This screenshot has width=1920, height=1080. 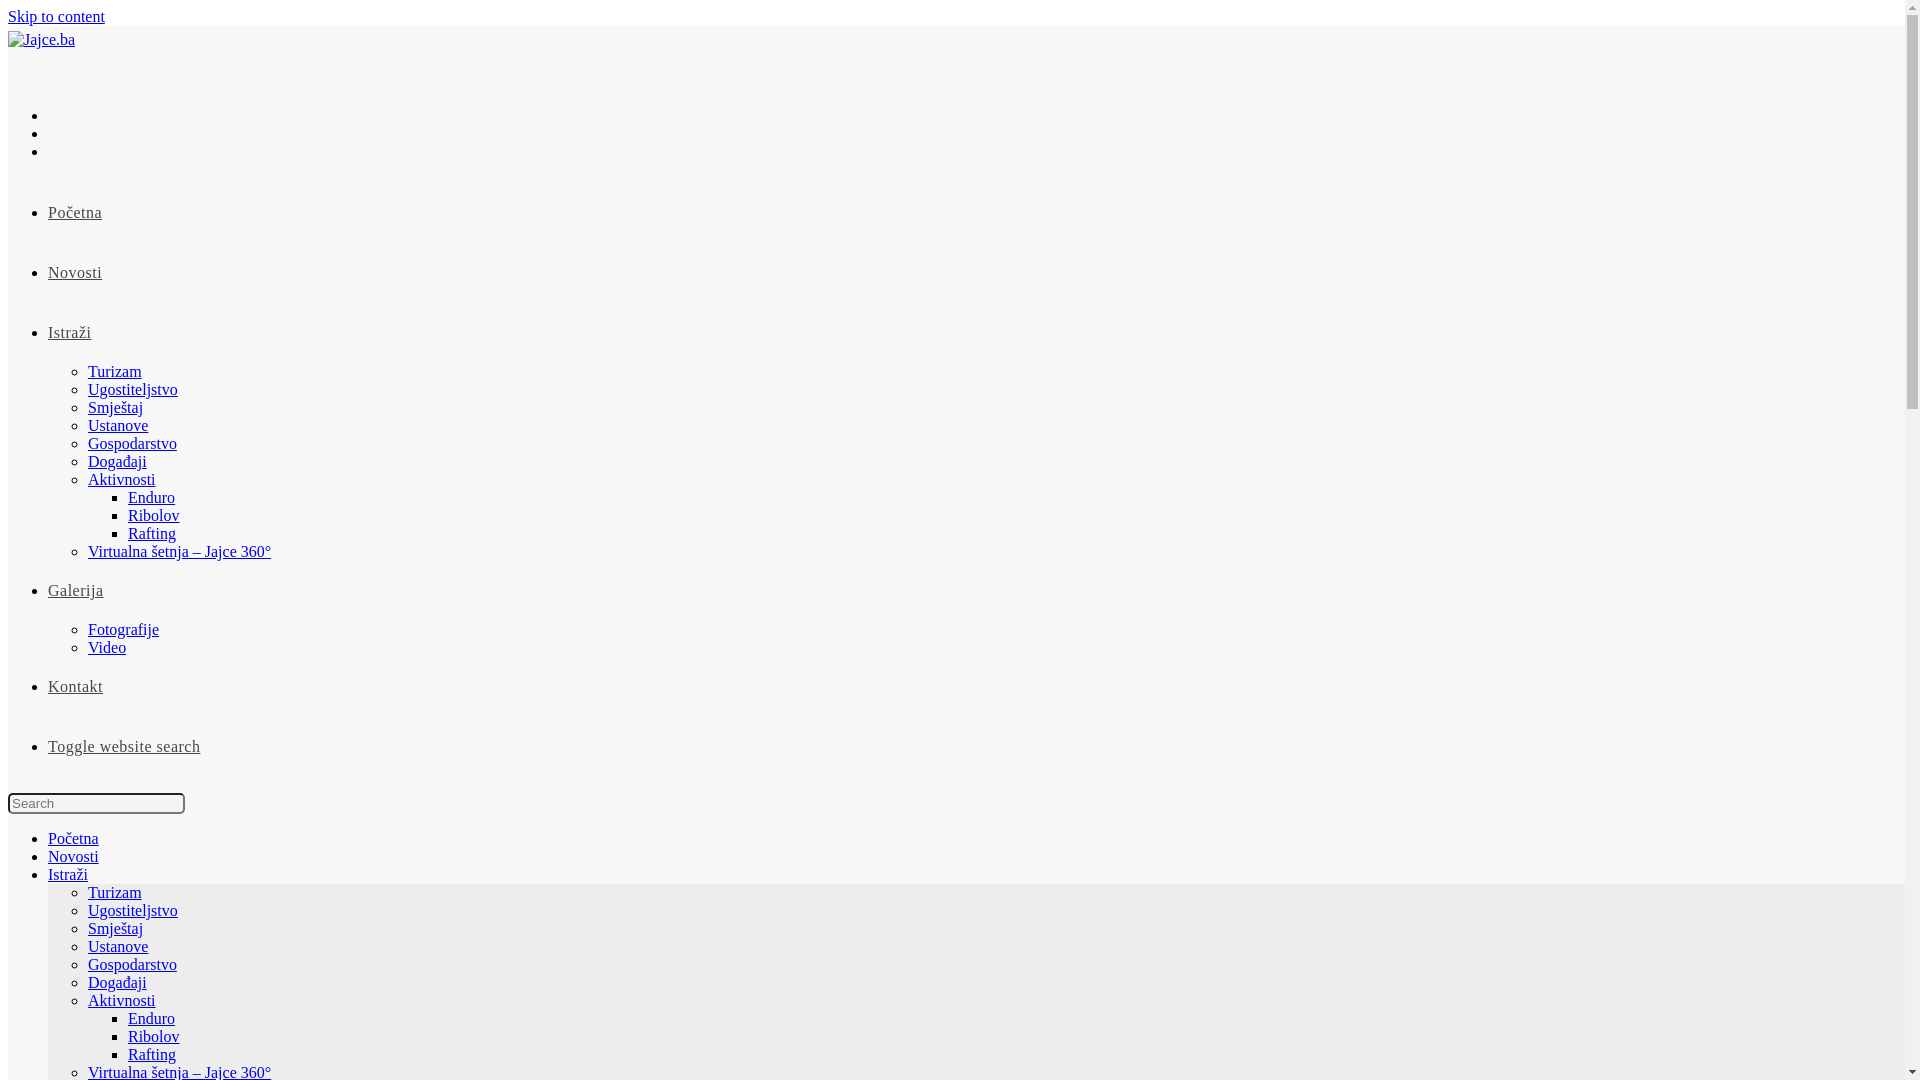 I want to click on 'Gospodarstvo', so click(x=131, y=442).